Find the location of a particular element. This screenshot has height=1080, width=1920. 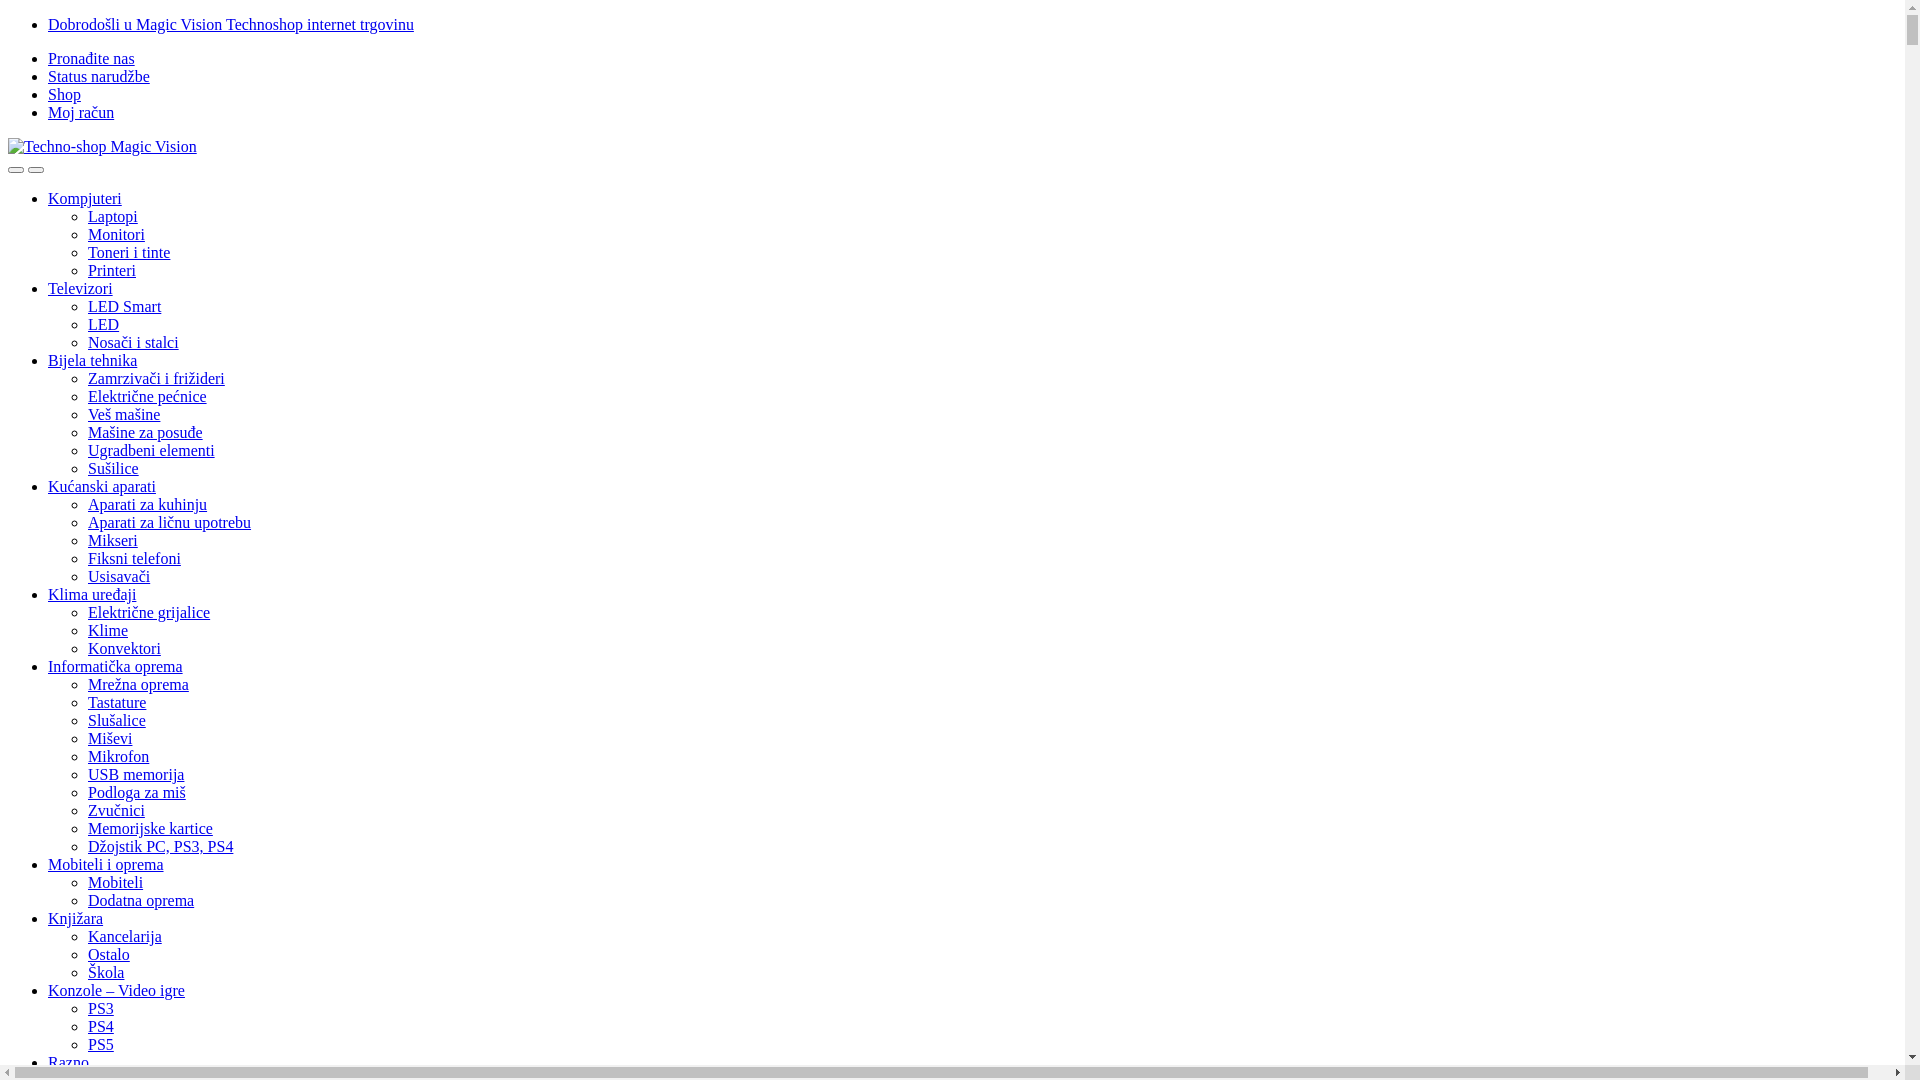

'Mobiteli' is located at coordinates (114, 881).